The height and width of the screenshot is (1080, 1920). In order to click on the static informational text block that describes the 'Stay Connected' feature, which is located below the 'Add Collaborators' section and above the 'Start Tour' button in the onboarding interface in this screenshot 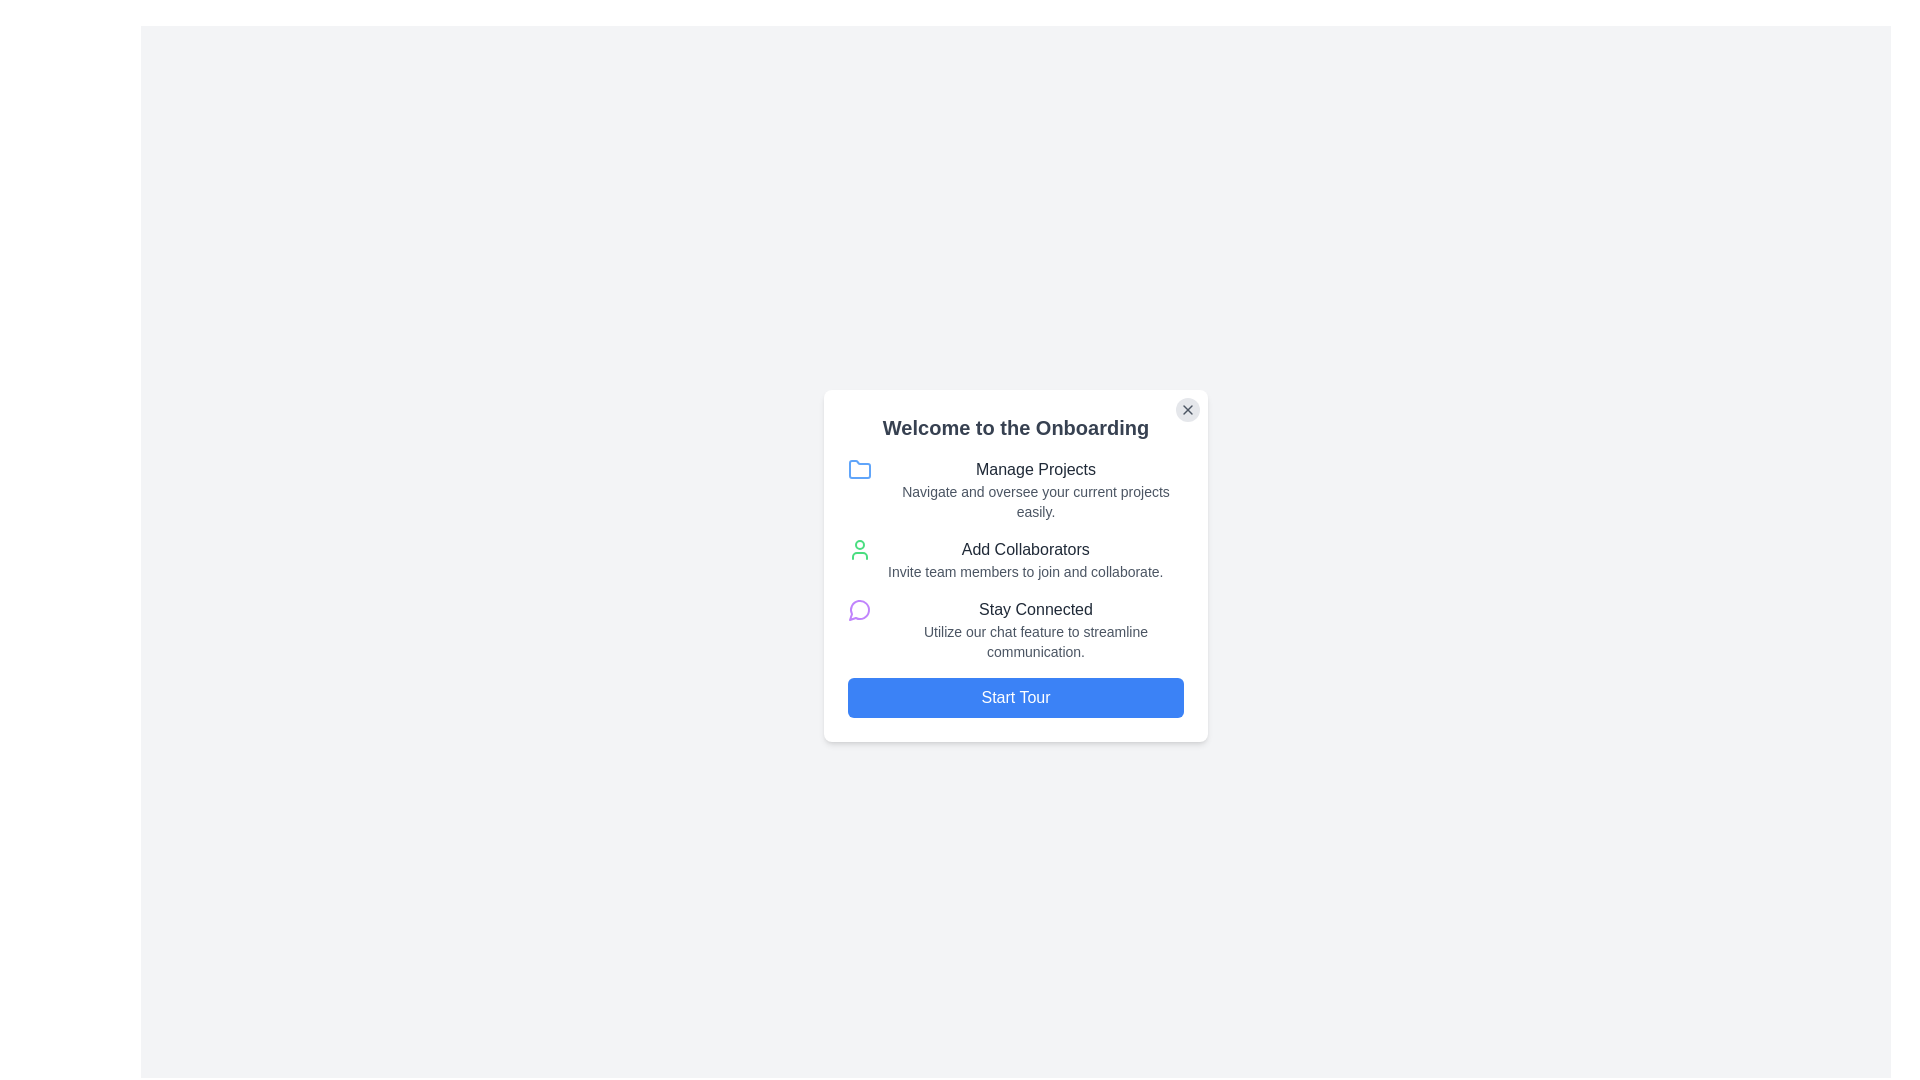, I will do `click(1036, 628)`.